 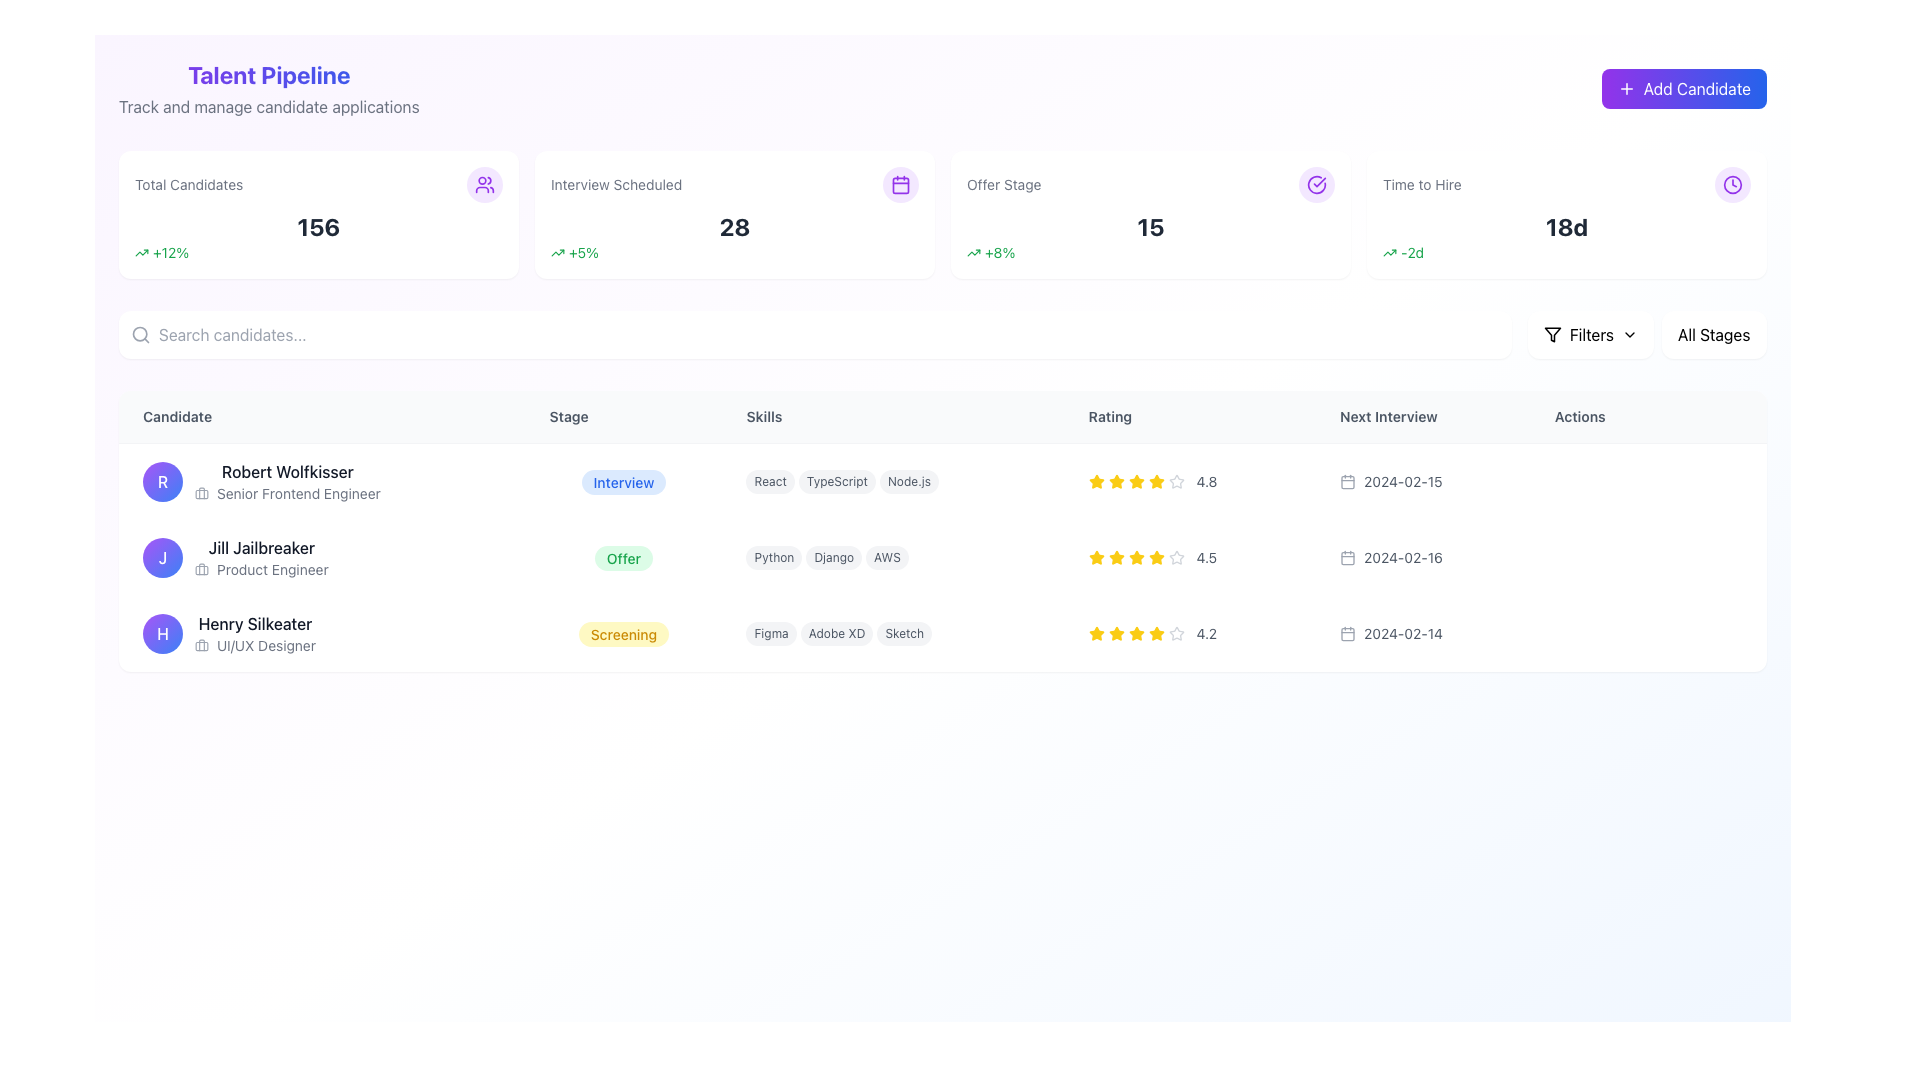 What do you see at coordinates (1348, 633) in the screenshot?
I see `the calendar icon in the 'Next Interview' column for the last-listed candidate` at bounding box center [1348, 633].